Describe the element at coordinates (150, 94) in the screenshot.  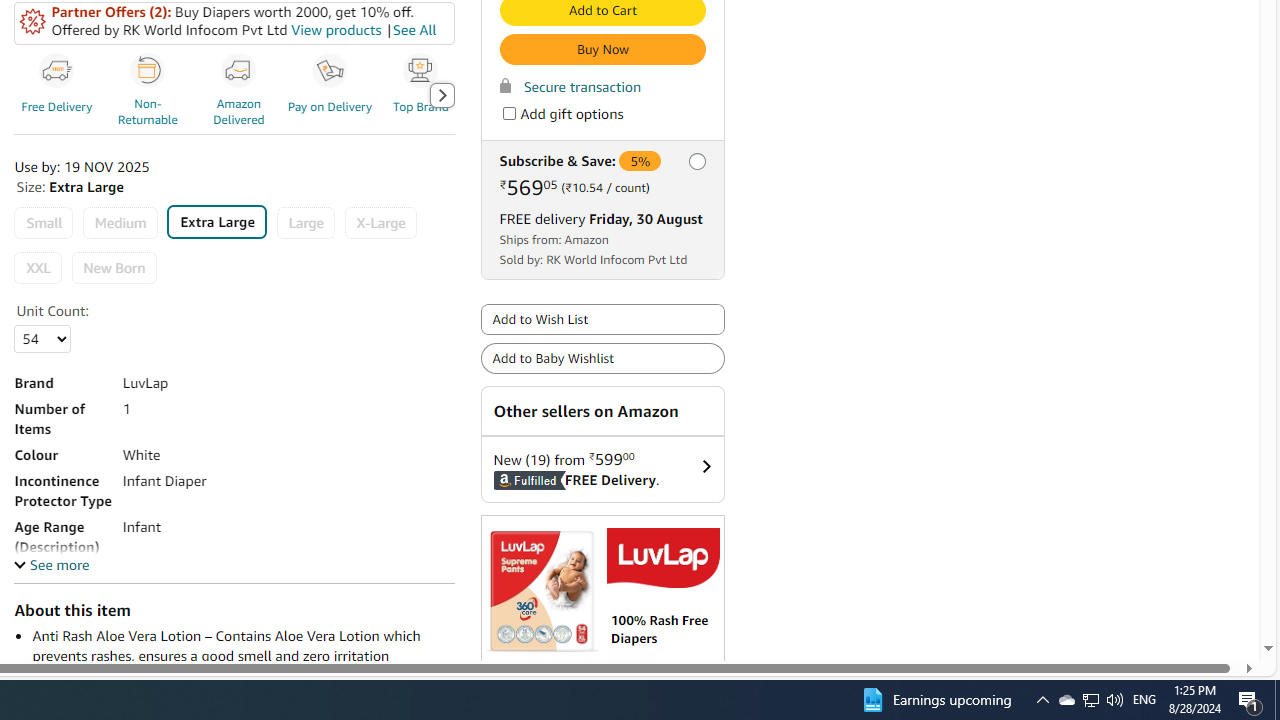
I see `'Non-Returnable'` at that location.